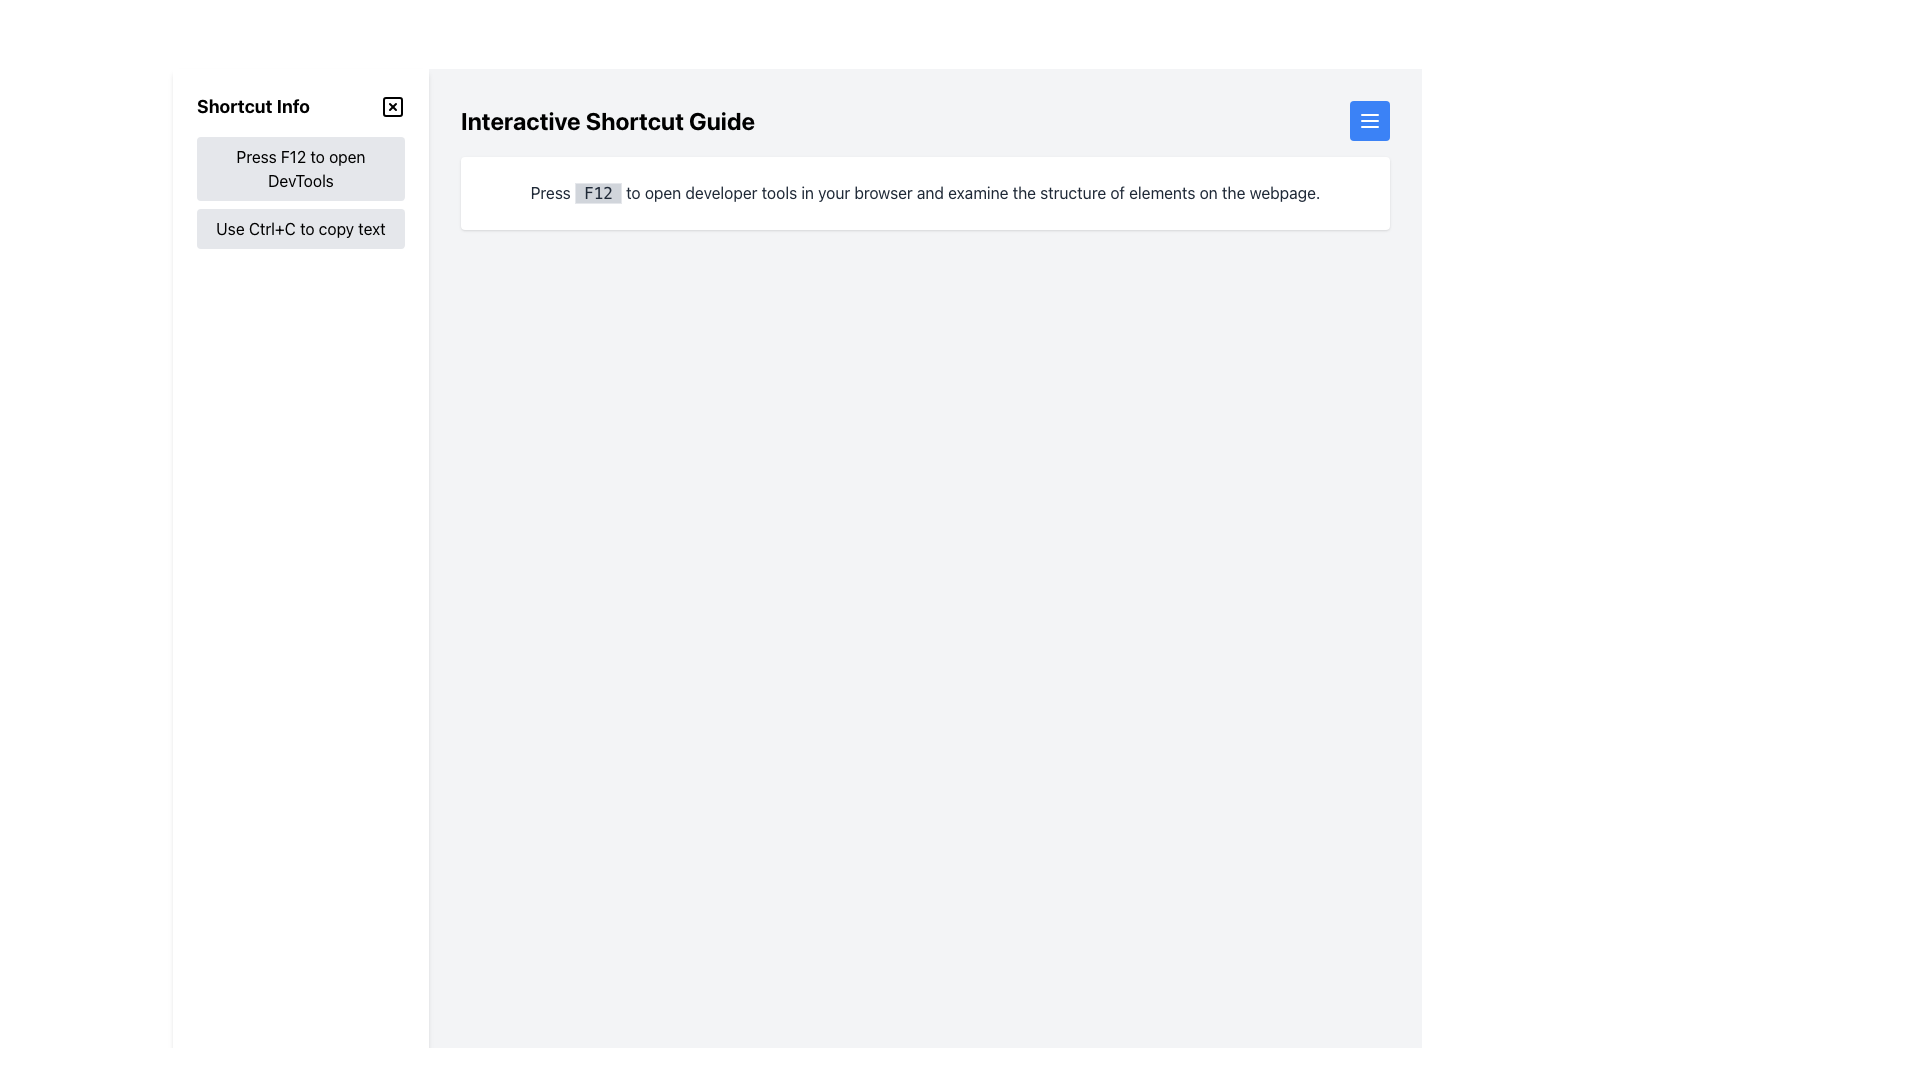 Image resolution: width=1920 pixels, height=1080 pixels. What do you see at coordinates (300, 192) in the screenshot?
I see `displayed text in the Text Display Area located in the left sidebar under the 'Shortcut Info' title, which contains stacked gray text blocks` at bounding box center [300, 192].